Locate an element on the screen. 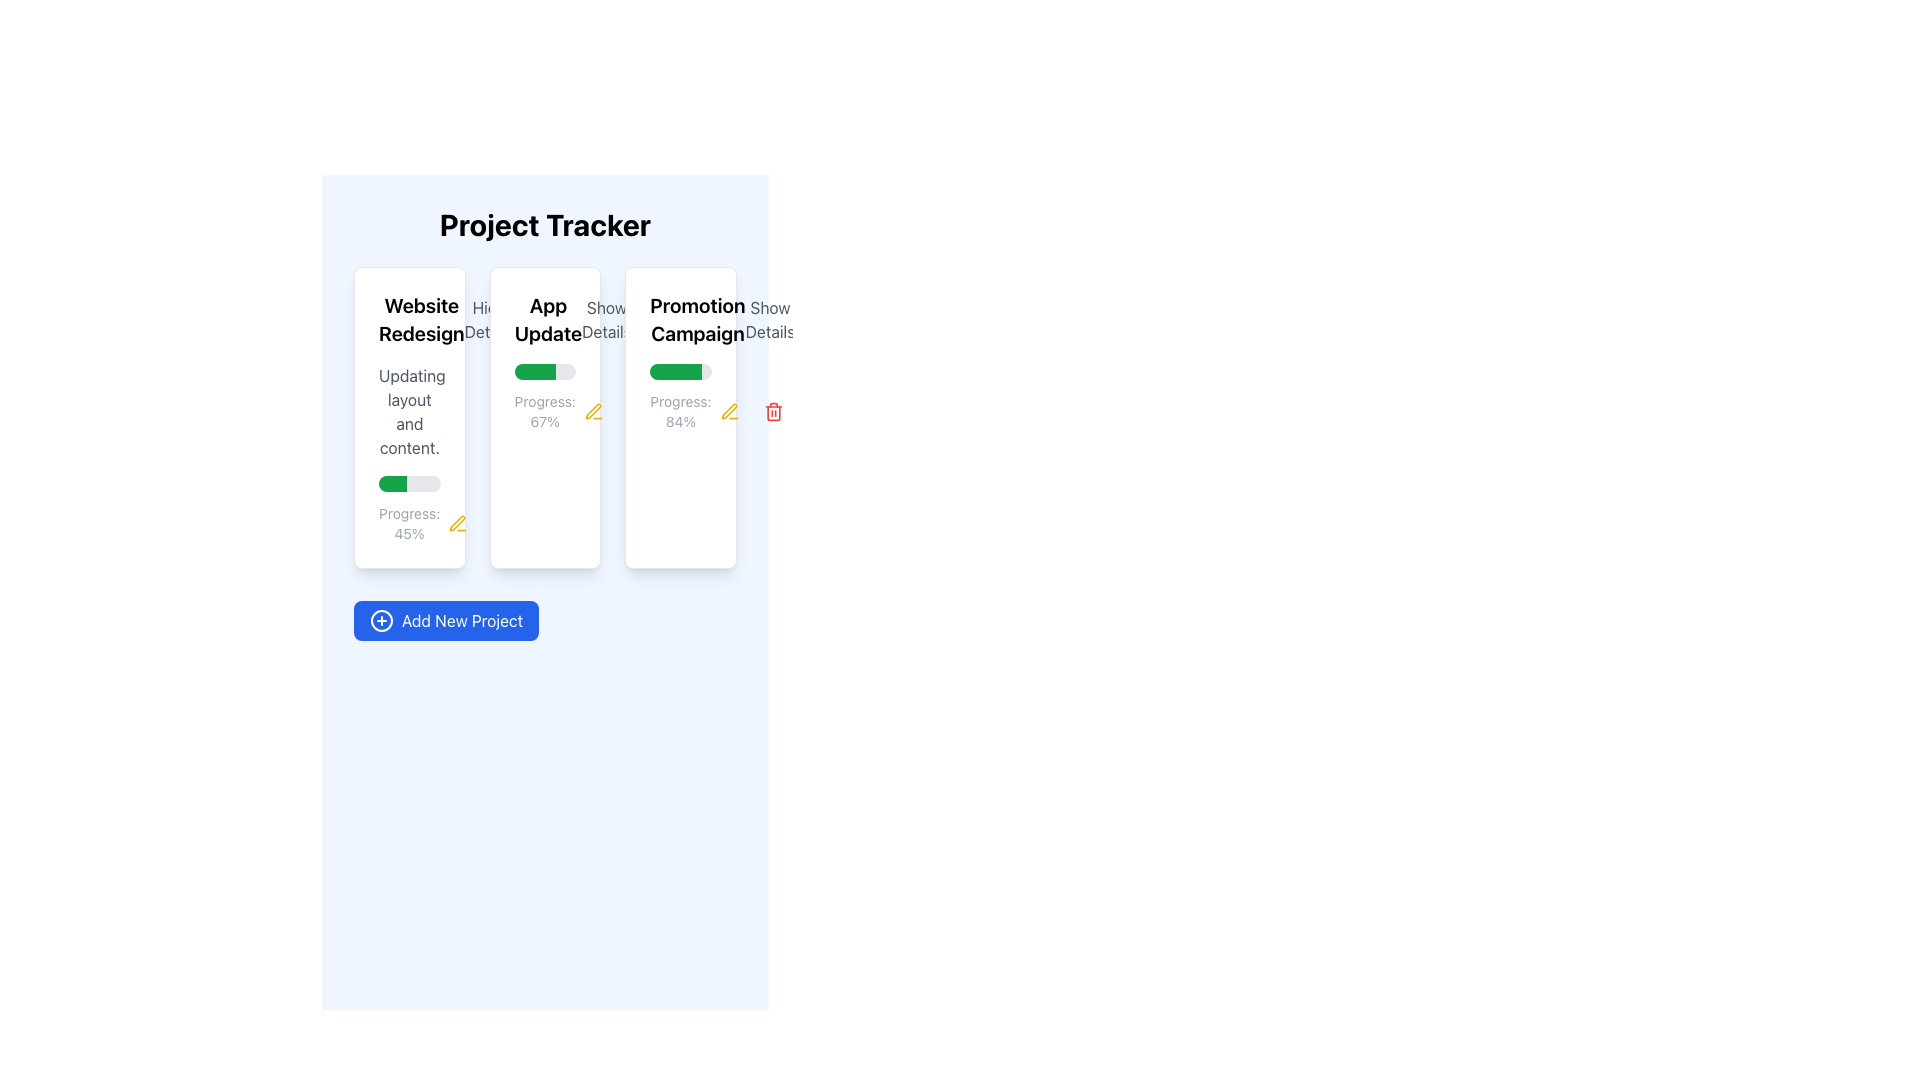 This screenshot has width=1920, height=1080. the text label displaying 'Progress: 45%' located below the green progress bar within the 'Website Redesign' card is located at coordinates (408, 523).